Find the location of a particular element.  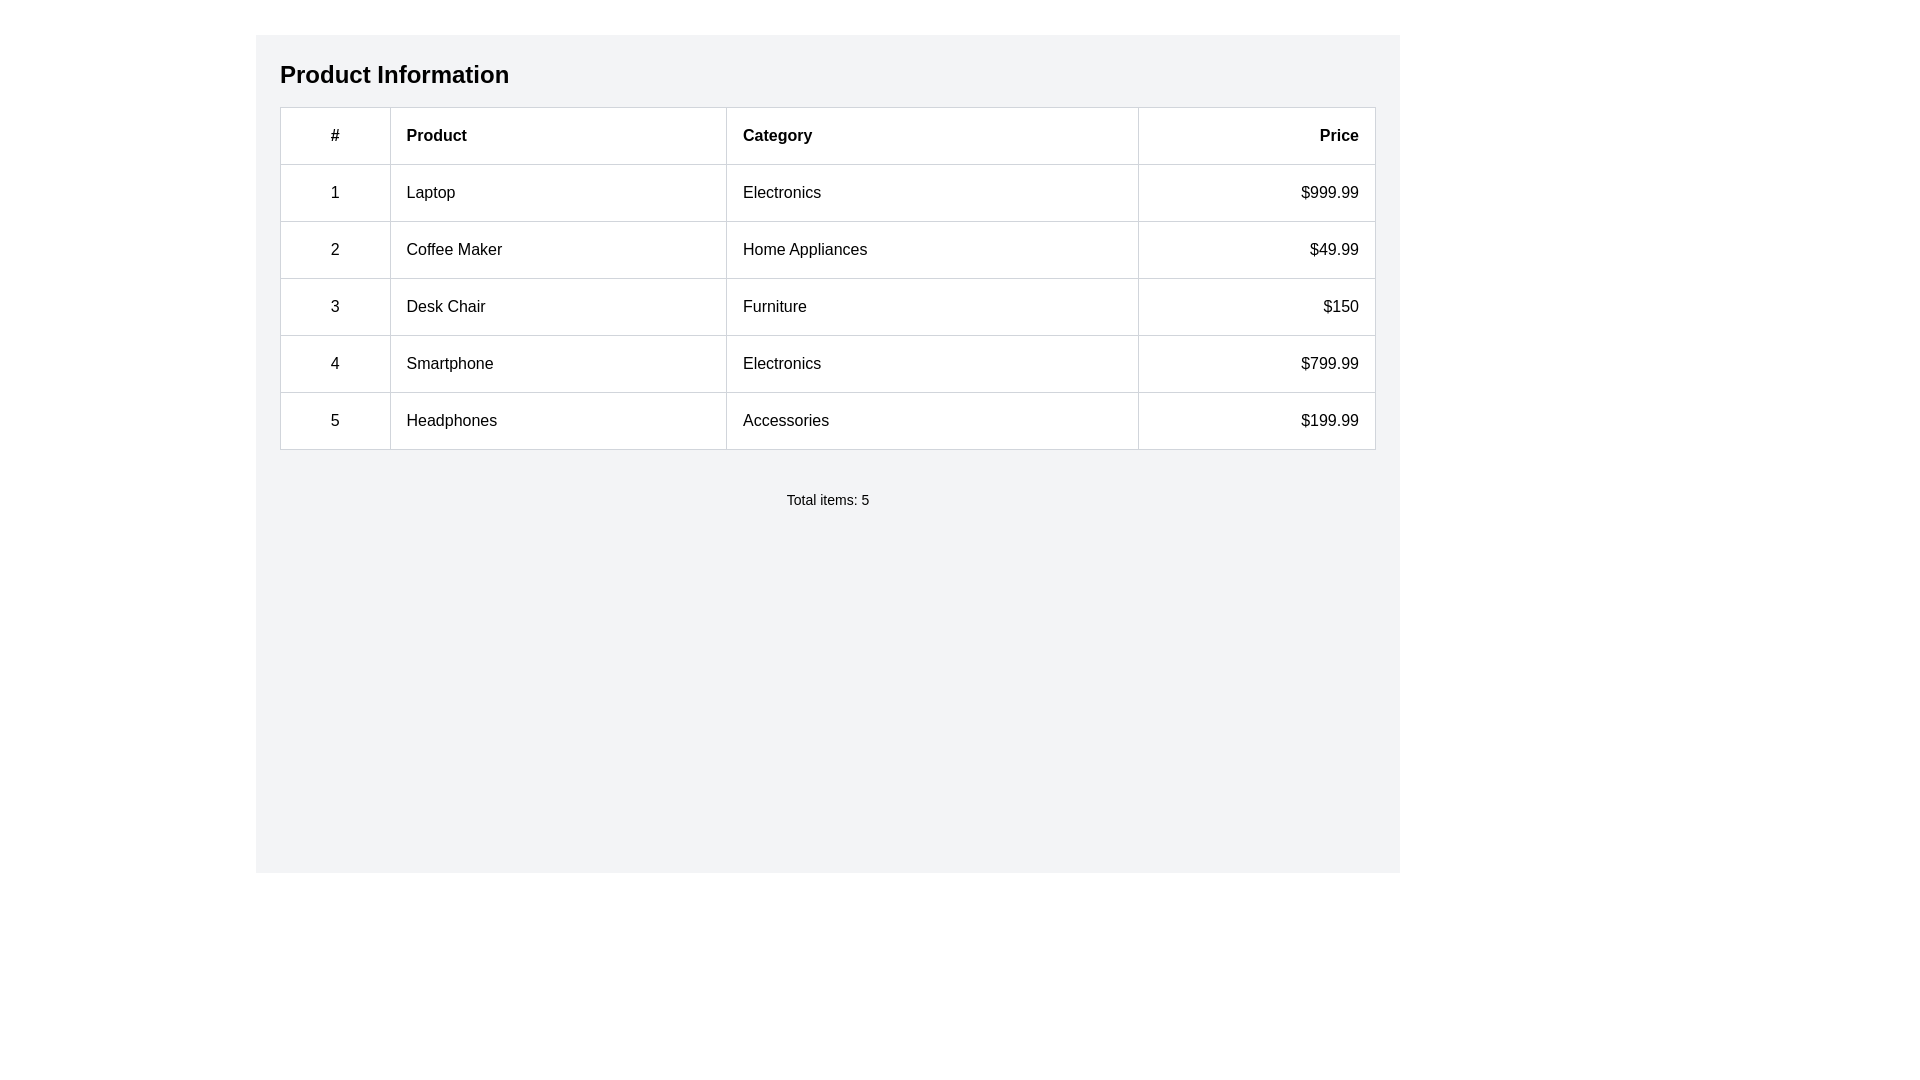

displayed price value from the Table Cell showing the price formatted as '$49.99', which is located in the fourth column of the second row of the table is located at coordinates (1255, 249).